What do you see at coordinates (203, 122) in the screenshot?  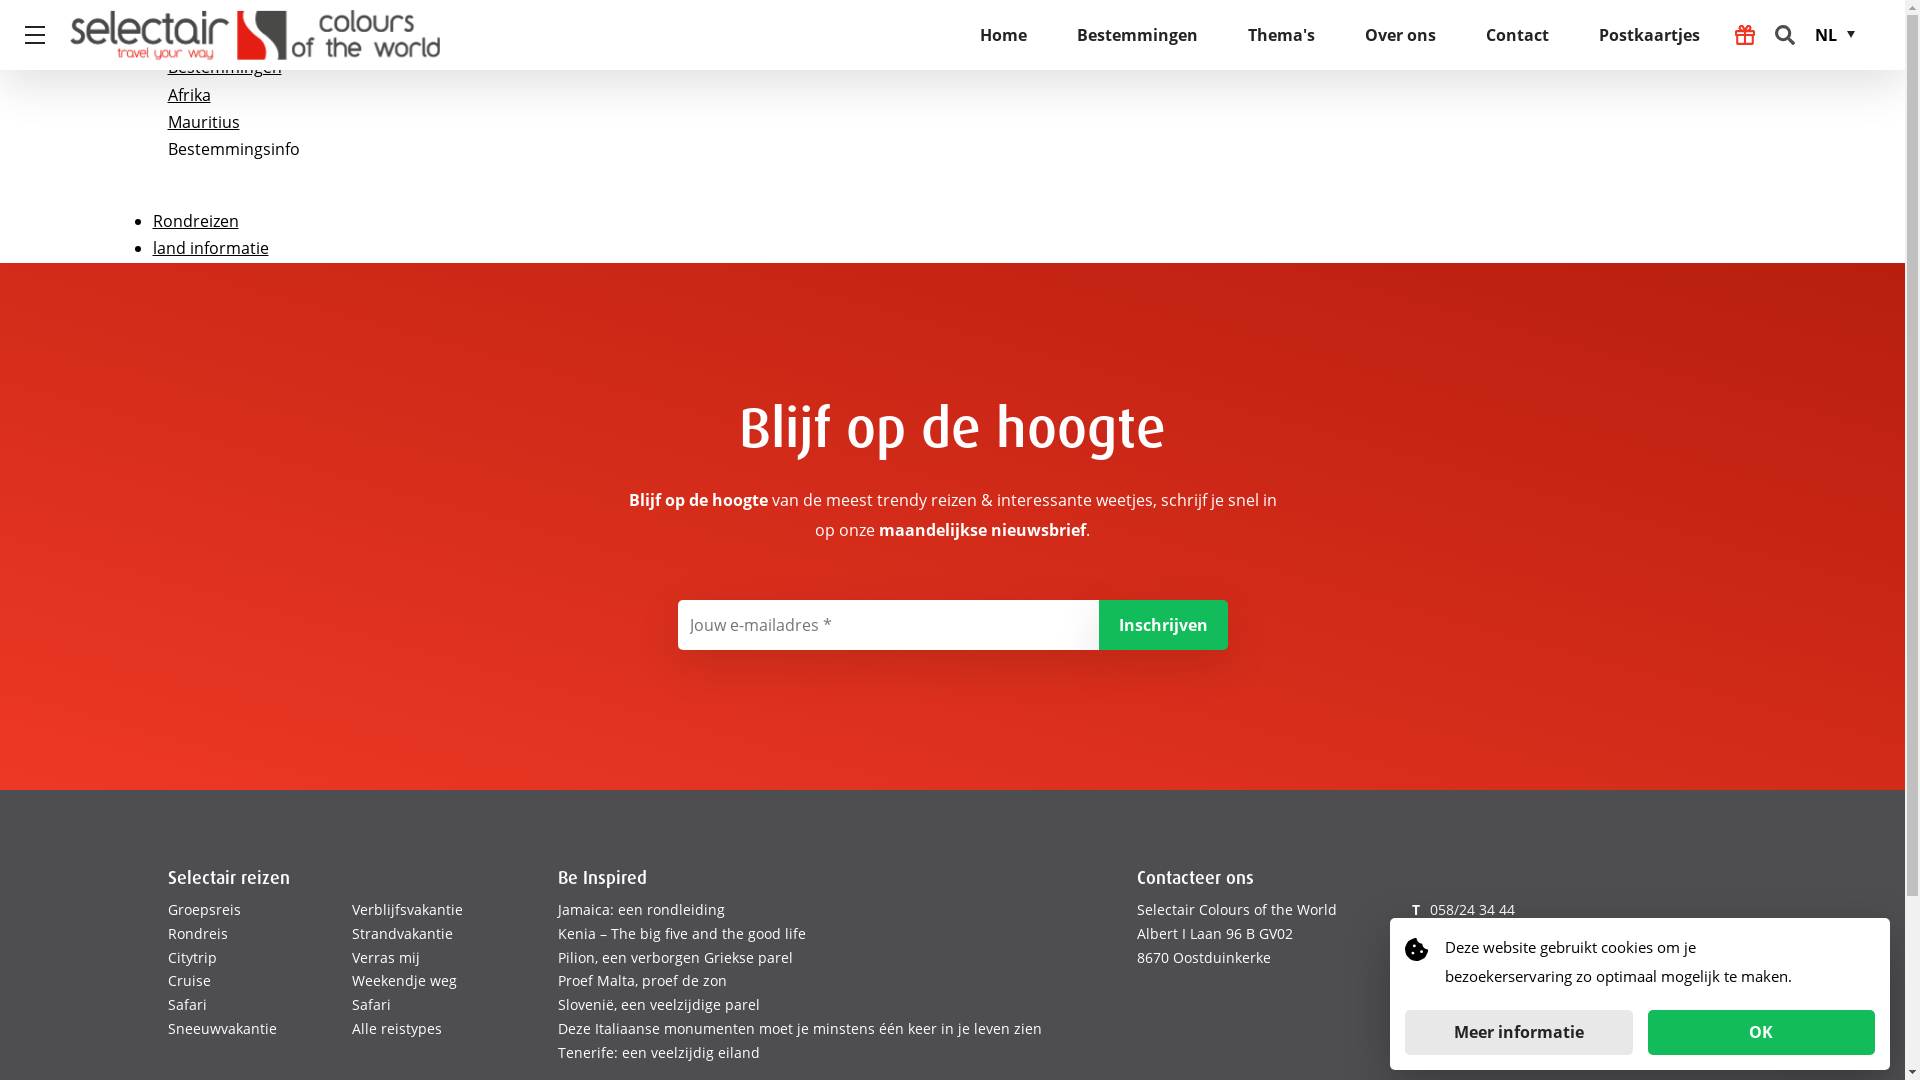 I see `'Mauritius'` at bounding box center [203, 122].